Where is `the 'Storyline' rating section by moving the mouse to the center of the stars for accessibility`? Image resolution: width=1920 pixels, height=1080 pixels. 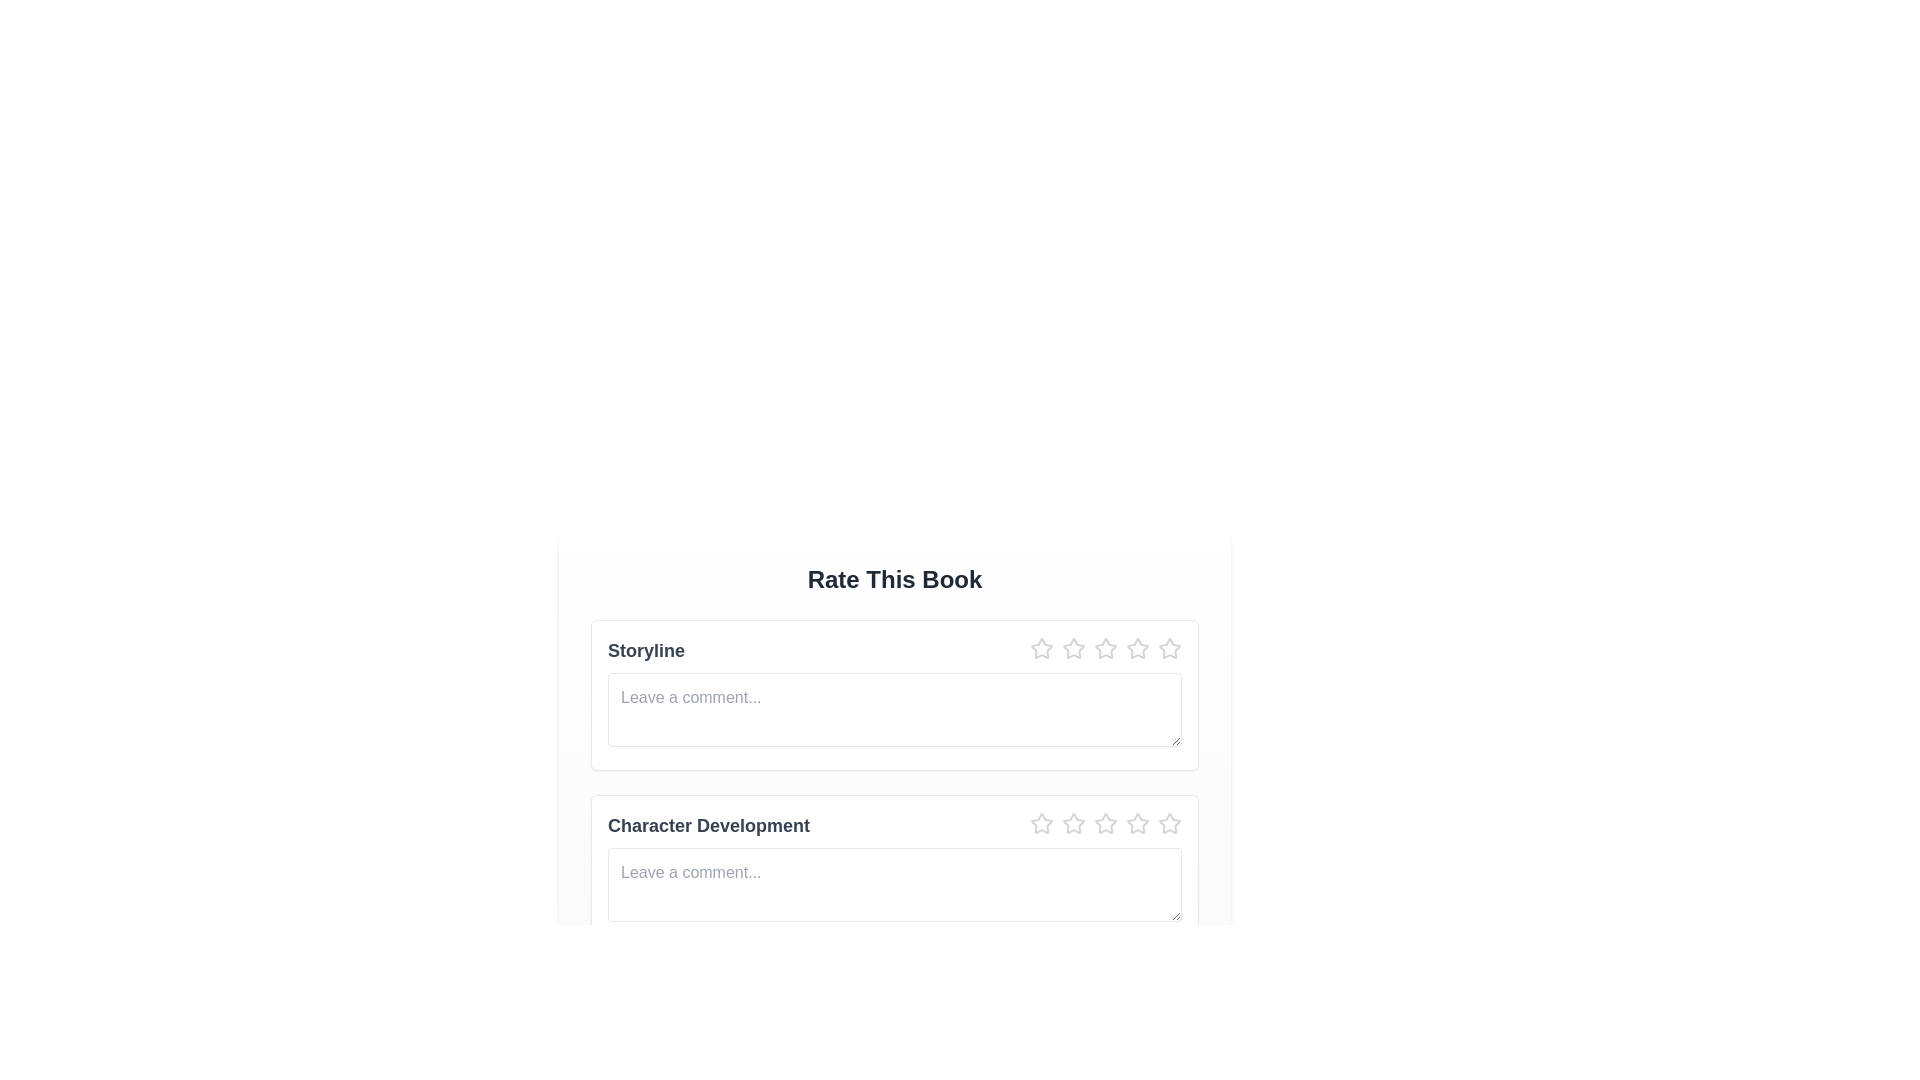 the 'Storyline' rating section by moving the mouse to the center of the stars for accessibility is located at coordinates (893, 651).